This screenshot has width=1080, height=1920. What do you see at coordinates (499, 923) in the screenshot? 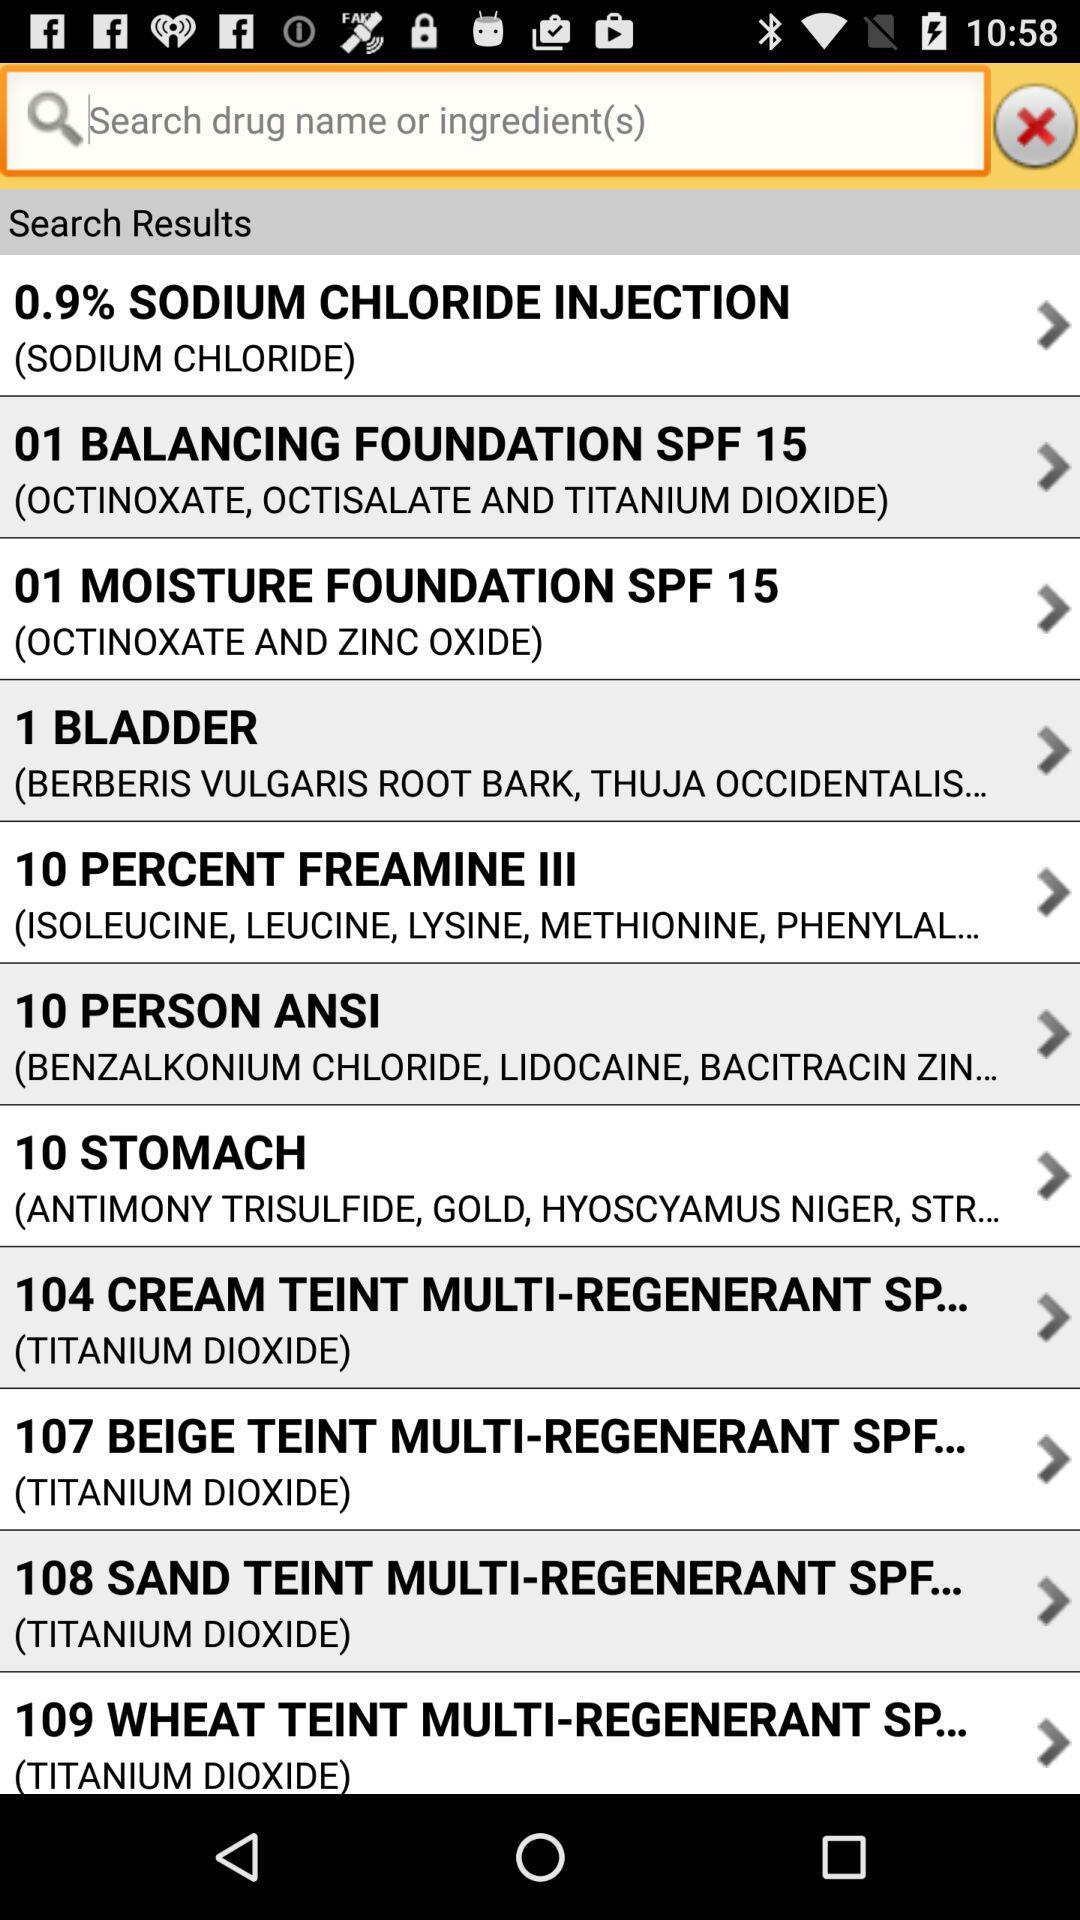
I see `isoleucine leucine lysine icon` at bounding box center [499, 923].